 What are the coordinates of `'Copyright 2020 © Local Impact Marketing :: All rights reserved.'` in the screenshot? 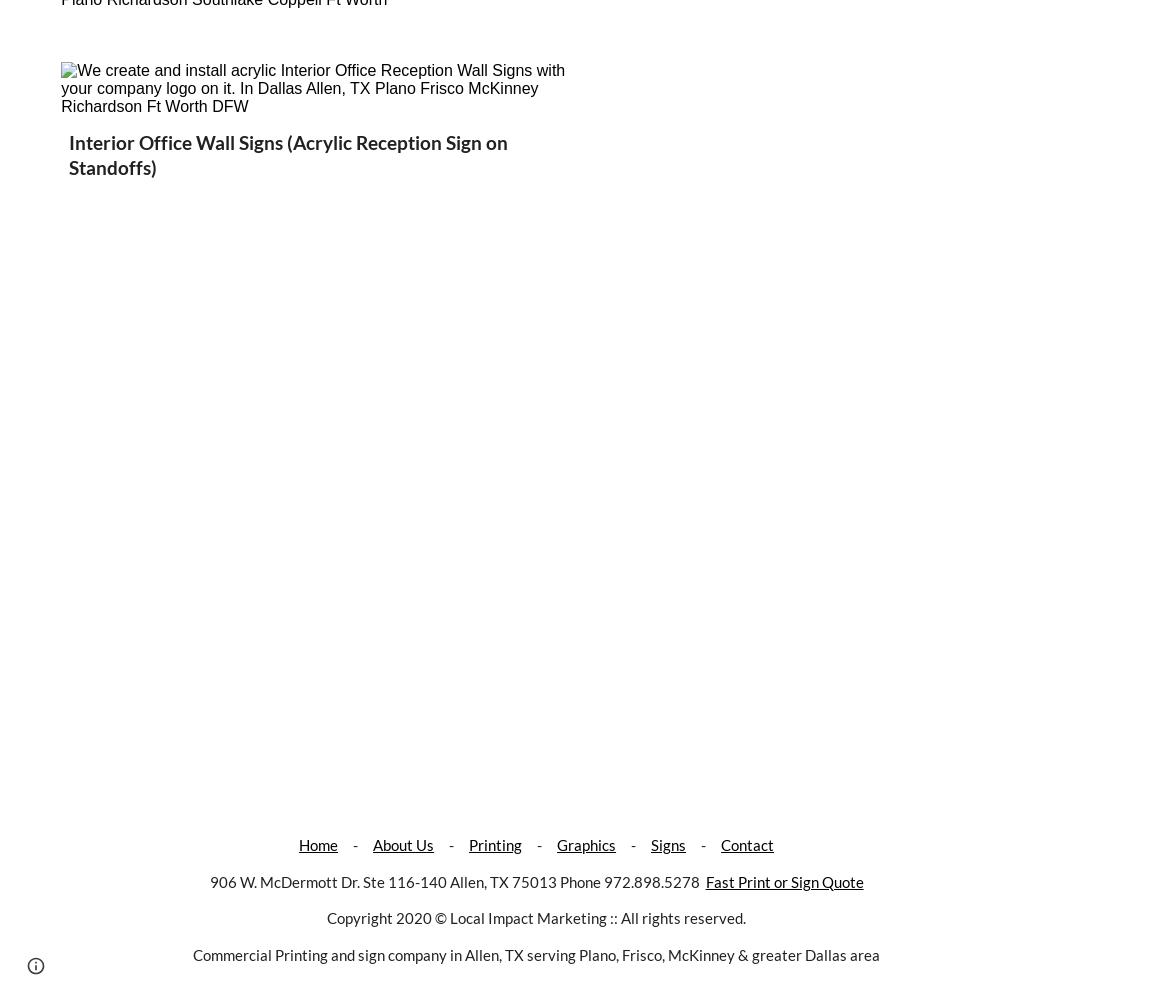 It's located at (536, 918).